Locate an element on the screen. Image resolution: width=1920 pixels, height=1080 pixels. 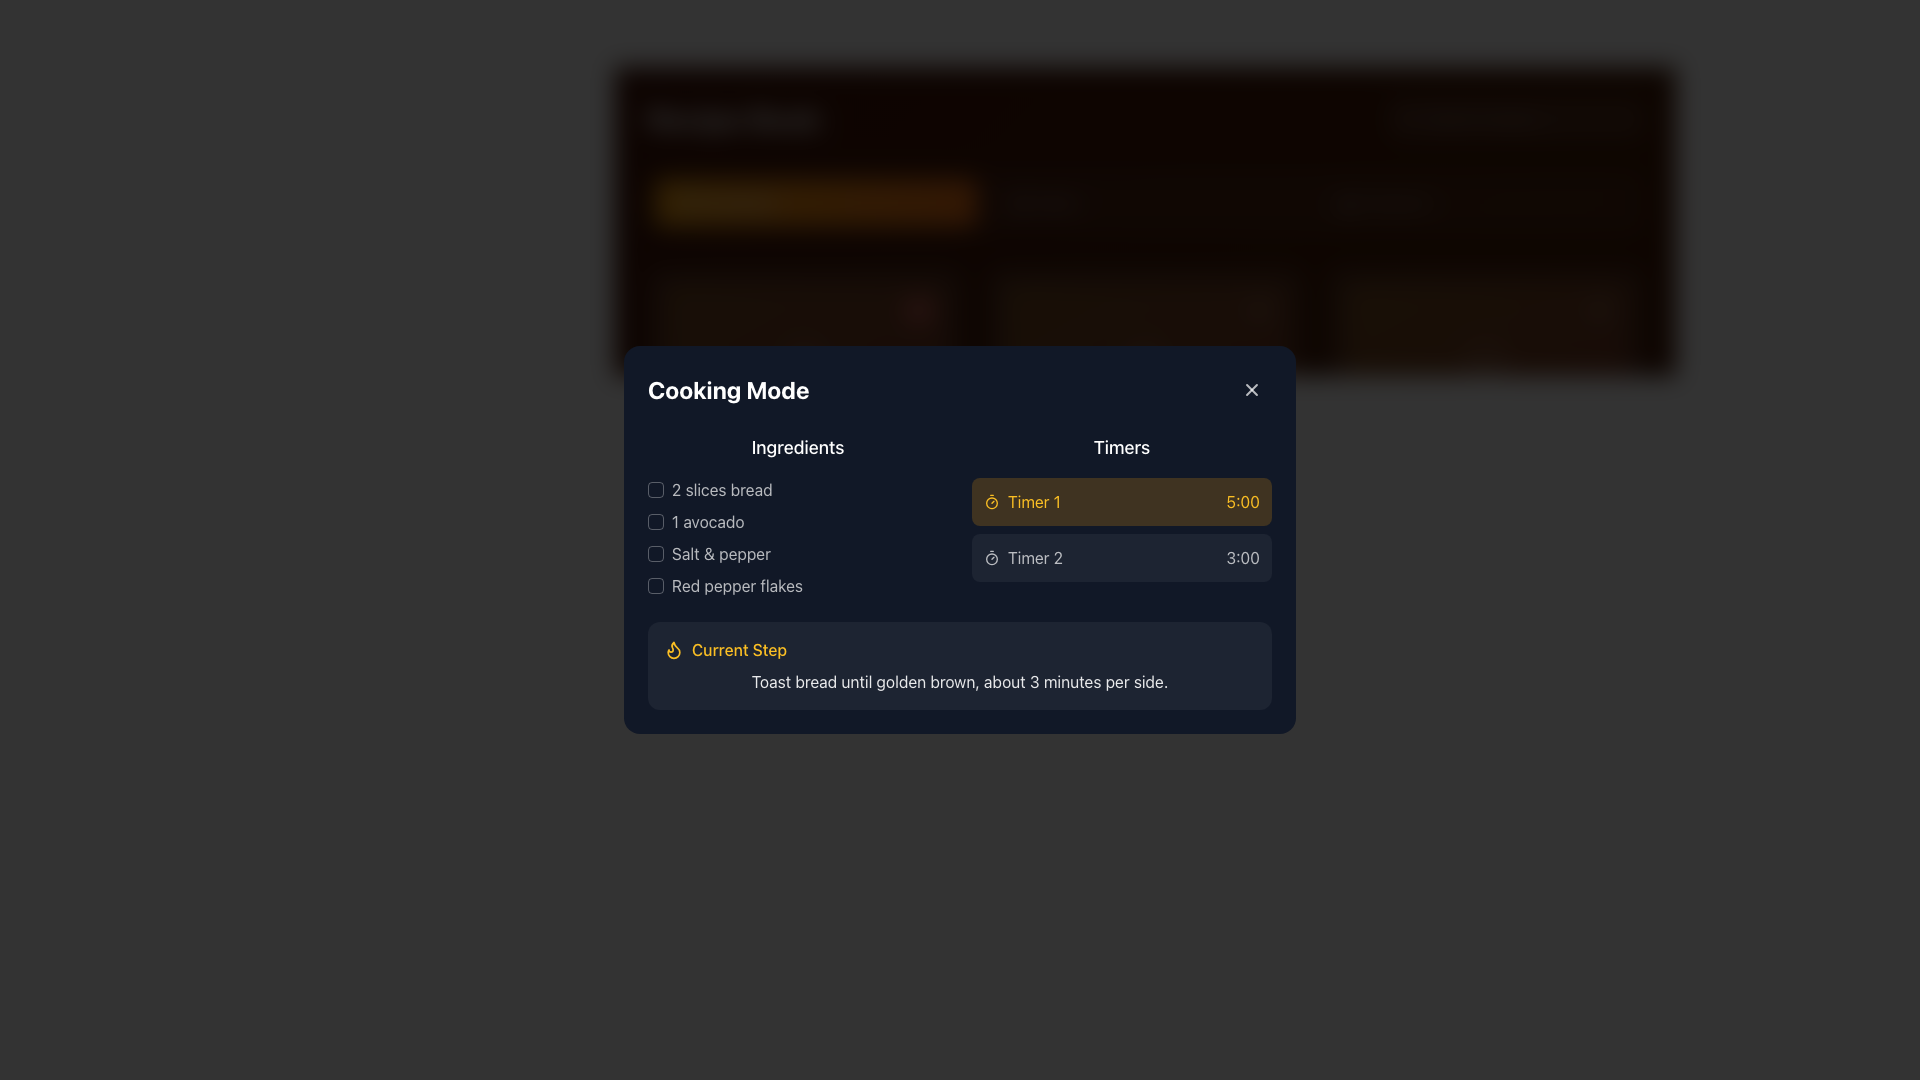
the interactive Timer display, which is the first item in the vertical list of timers within the 'Timers' section, located on the right side of the dialog panel is located at coordinates (1122, 500).